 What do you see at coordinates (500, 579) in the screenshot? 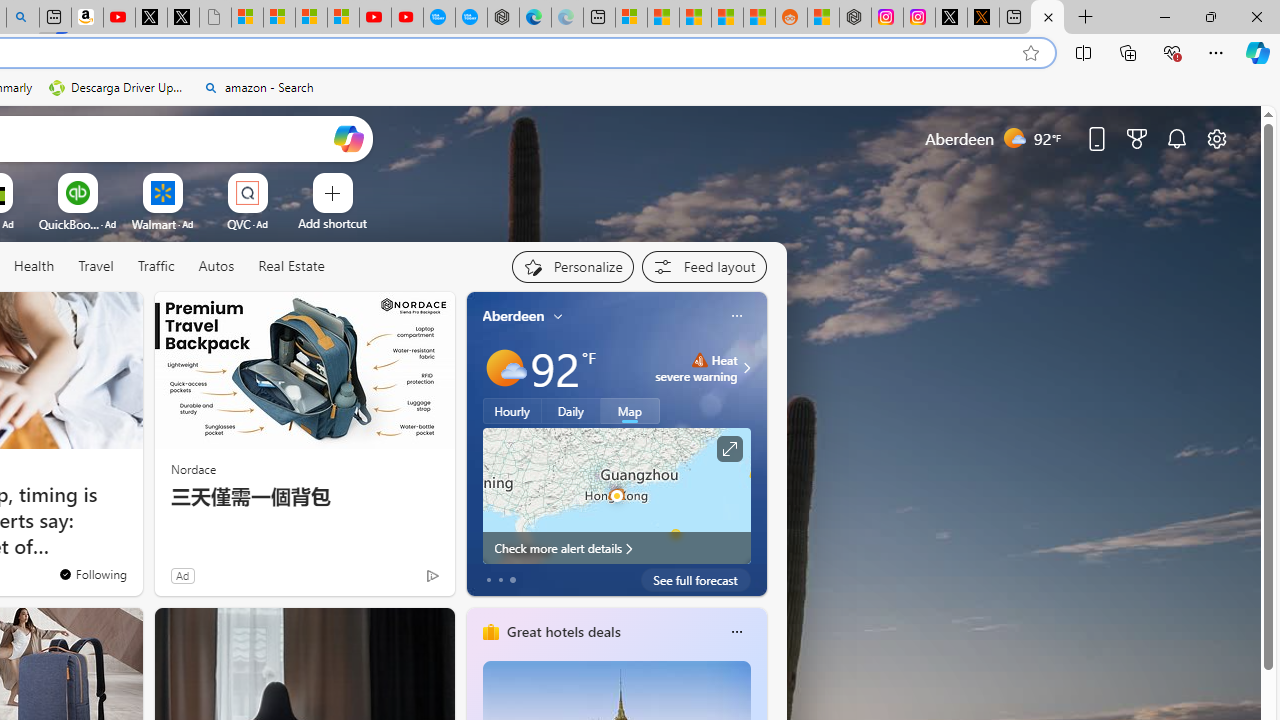
I see `'tab-1'` at bounding box center [500, 579].